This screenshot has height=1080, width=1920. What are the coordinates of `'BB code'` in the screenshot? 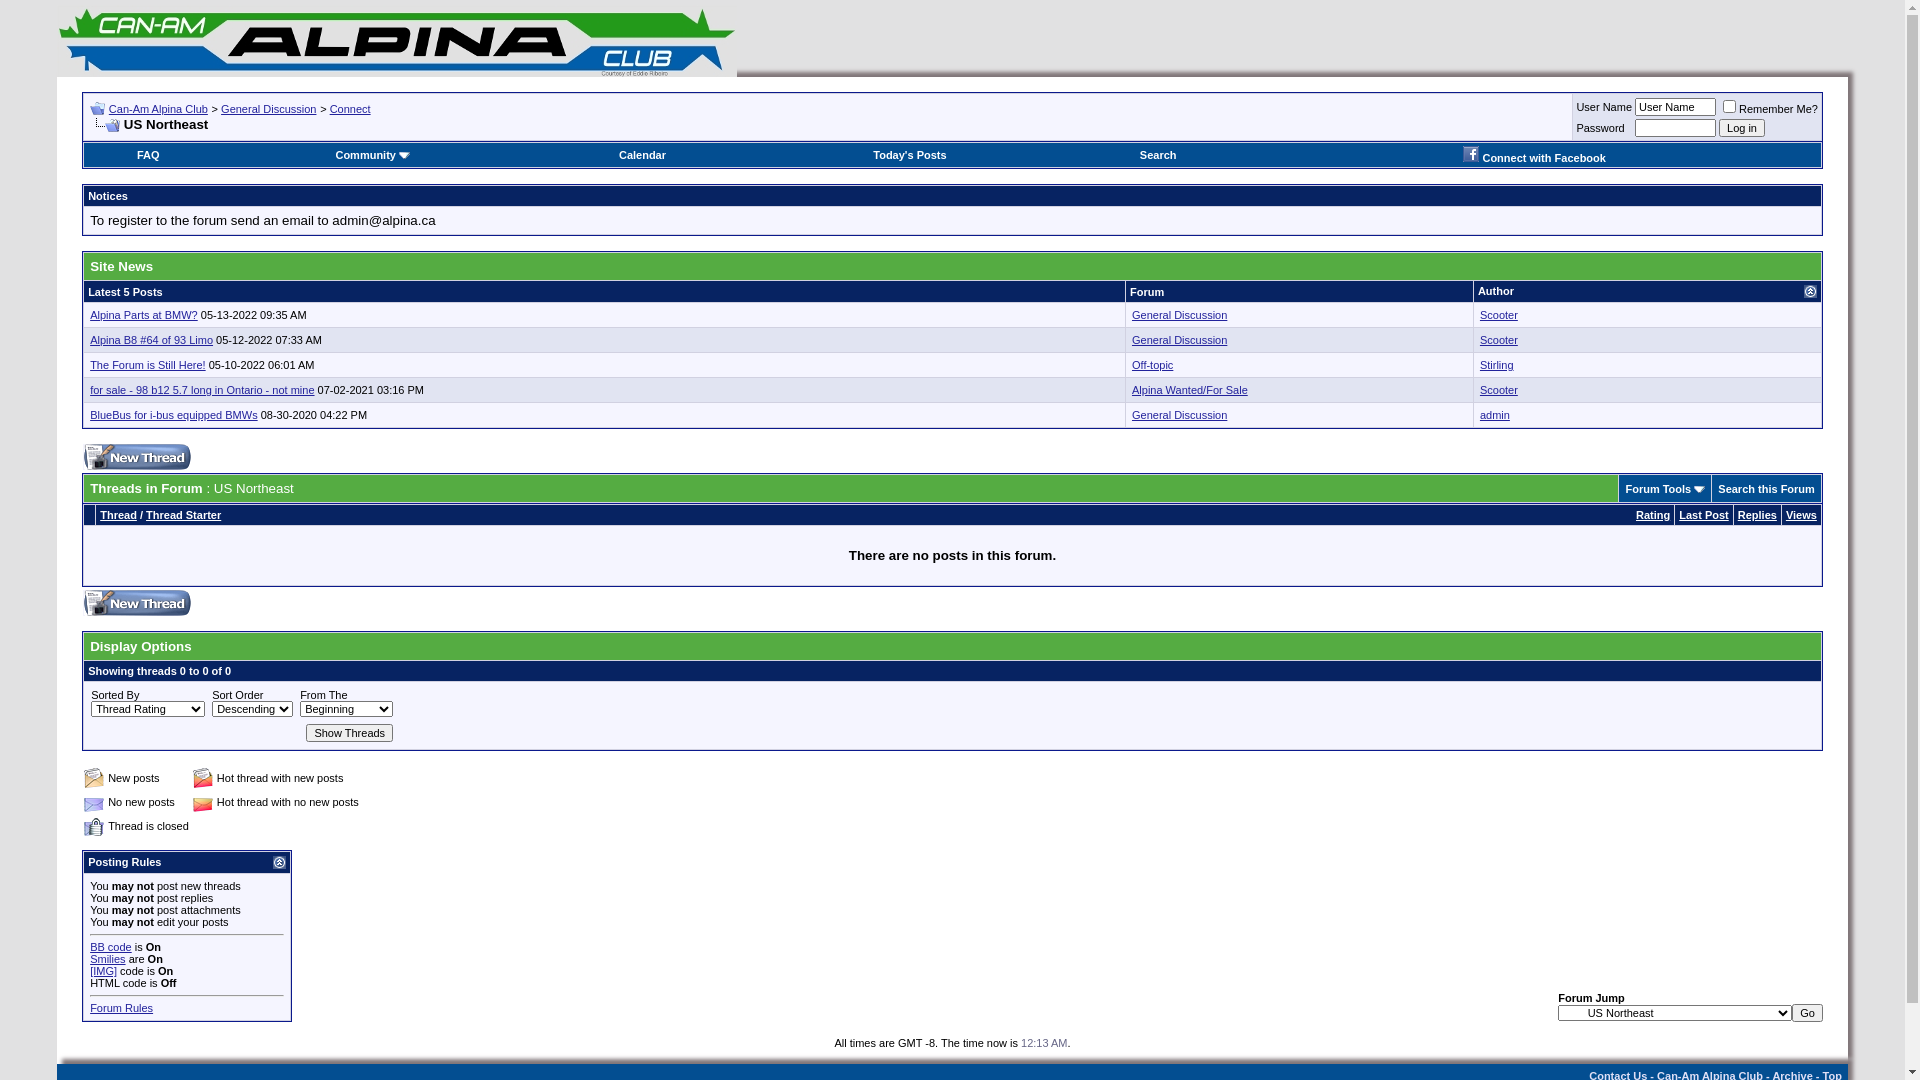 It's located at (109, 946).